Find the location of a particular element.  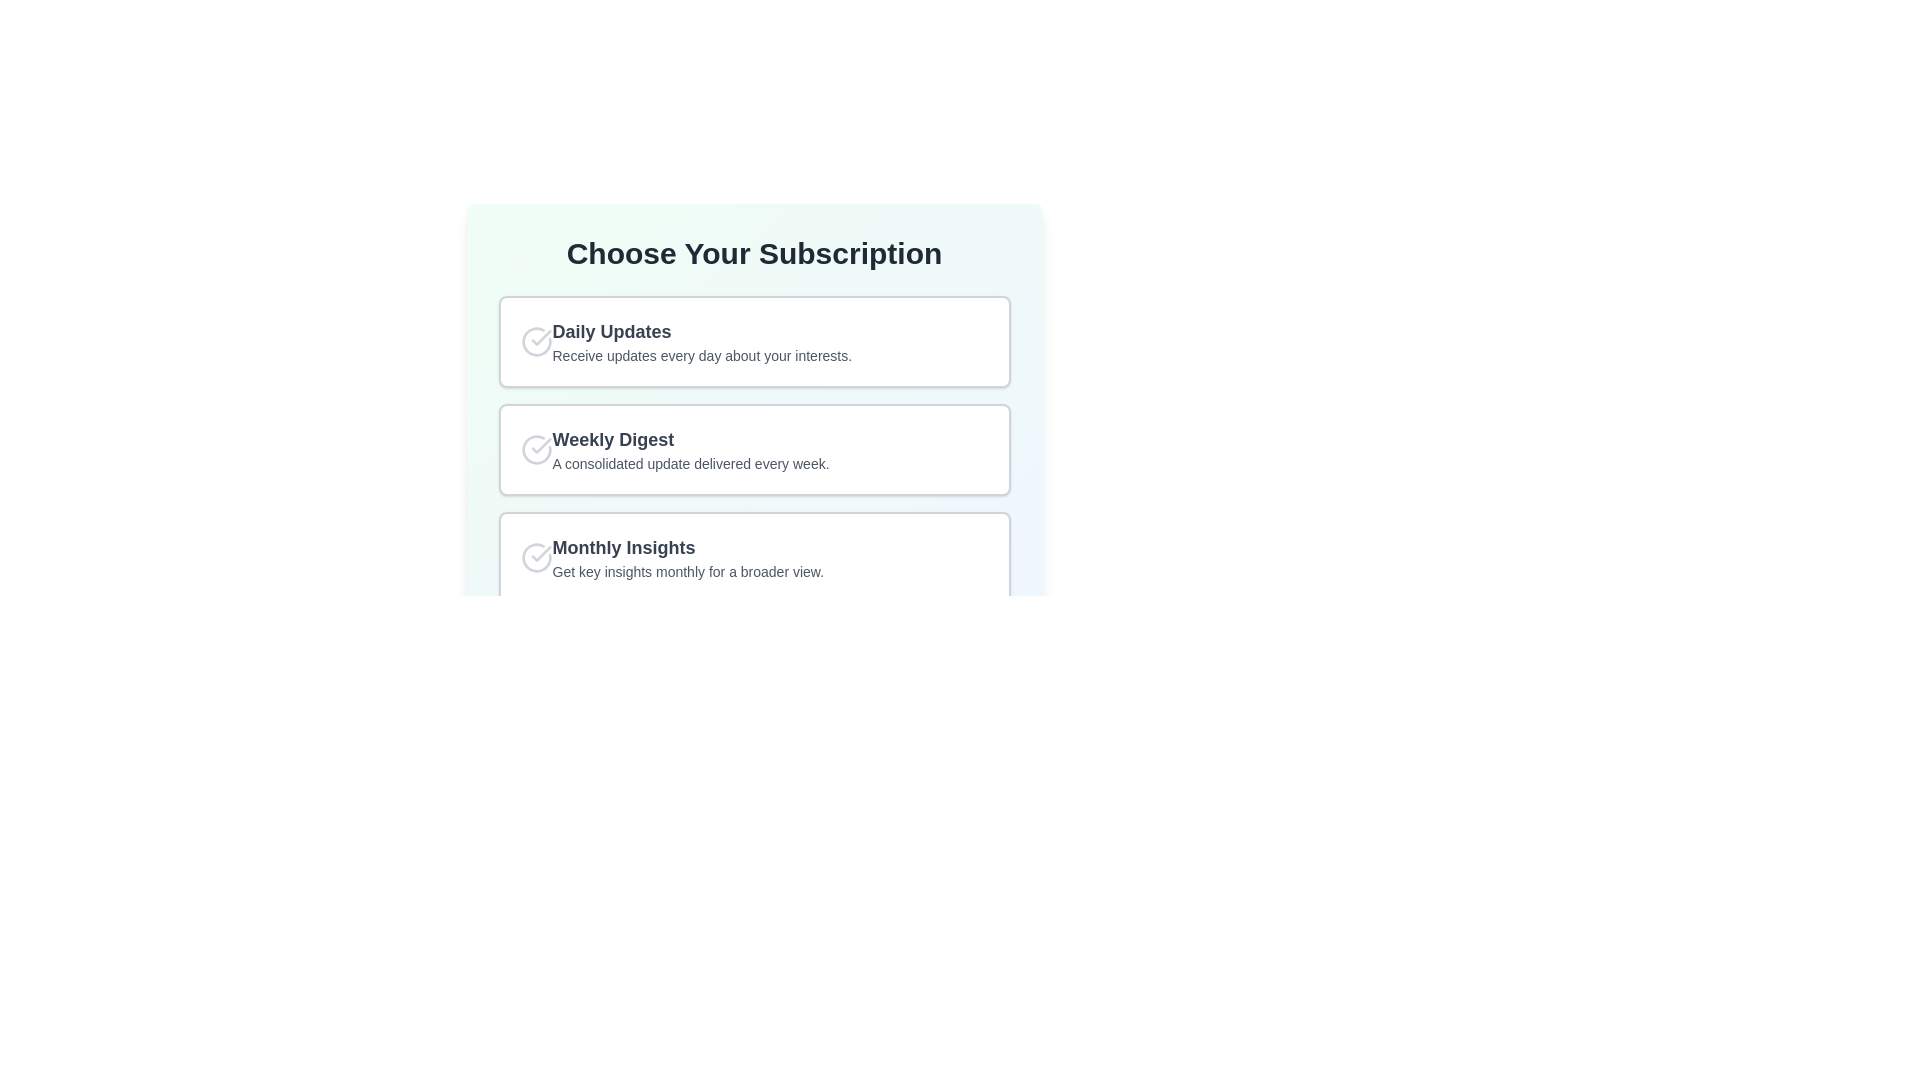

text element representing the subscription option for daily updates located under the heading 'Choose Your Subscription' at the top of the list is located at coordinates (702, 341).